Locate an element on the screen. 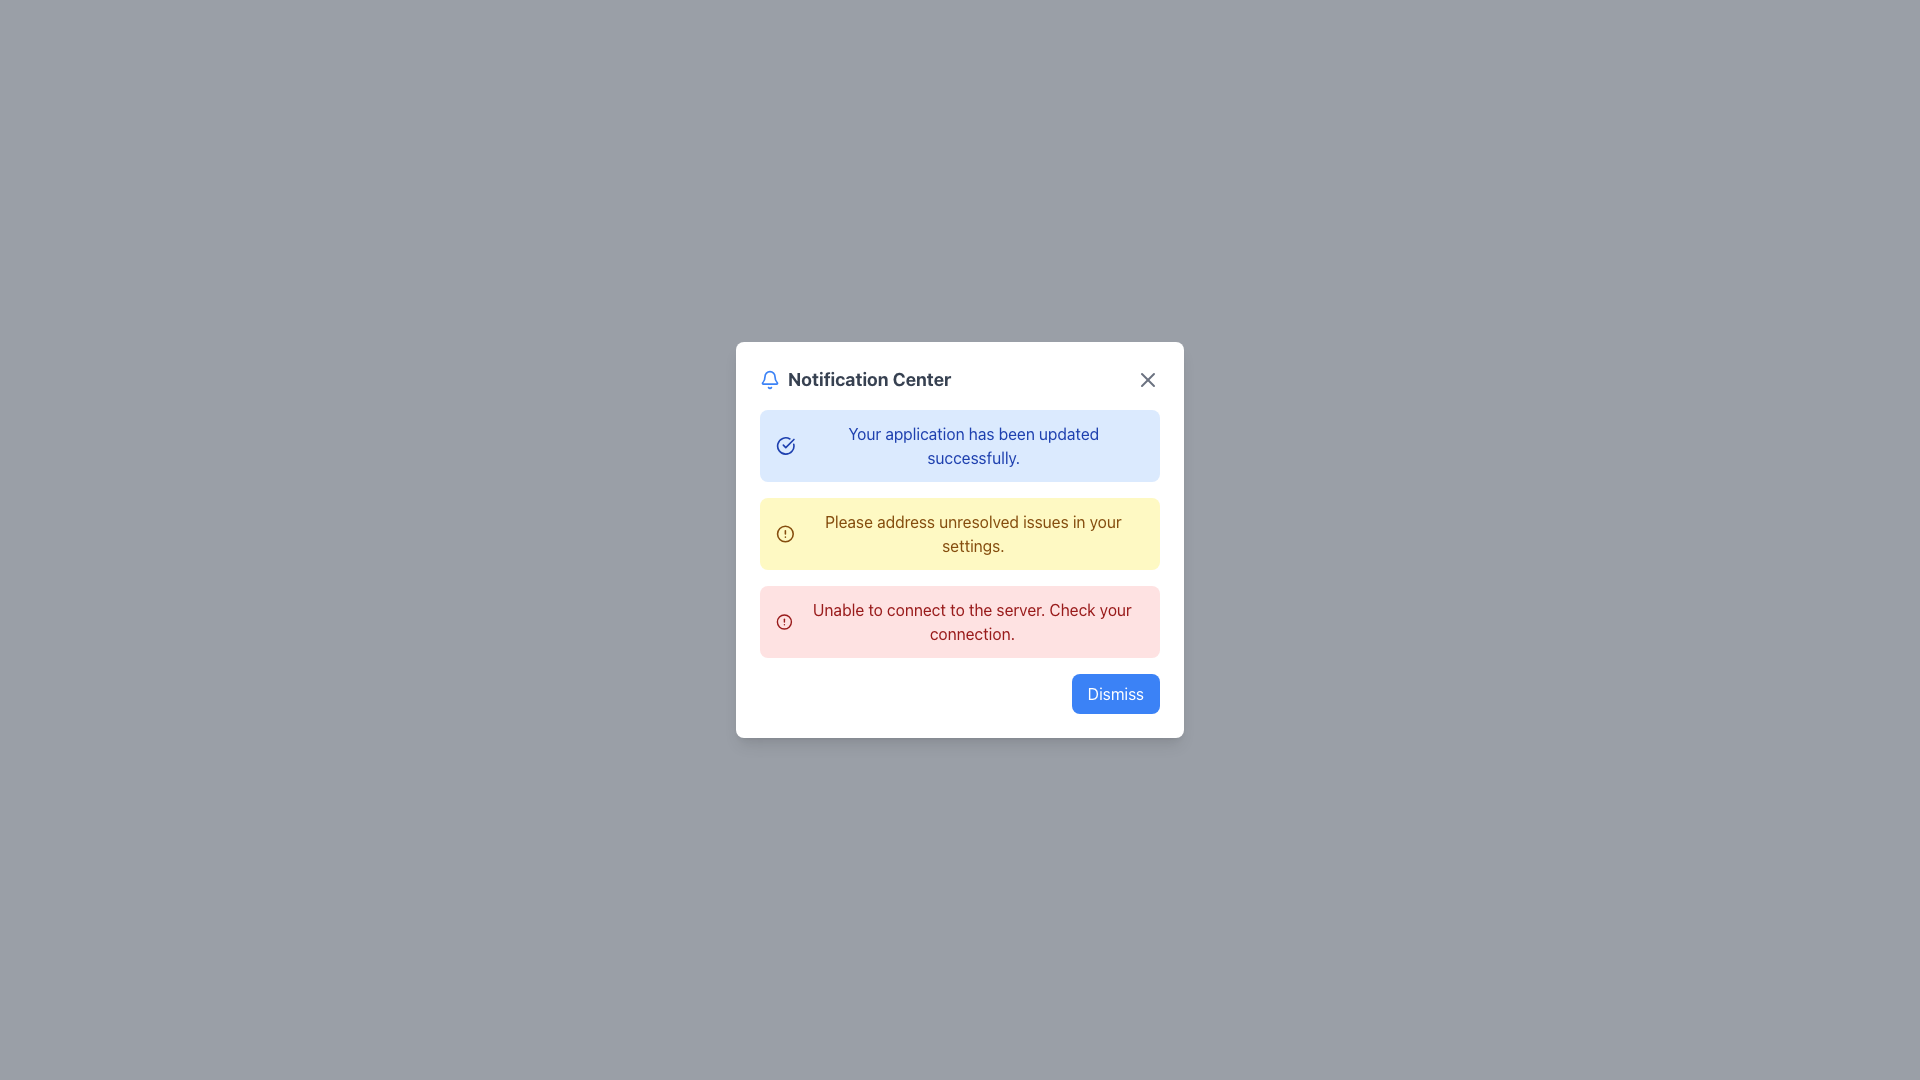 The width and height of the screenshot is (1920, 1080). the connectivity issue alert from the Notification box, which is positioned below the yellow notification and above the 'Dismiss' button is located at coordinates (960, 620).